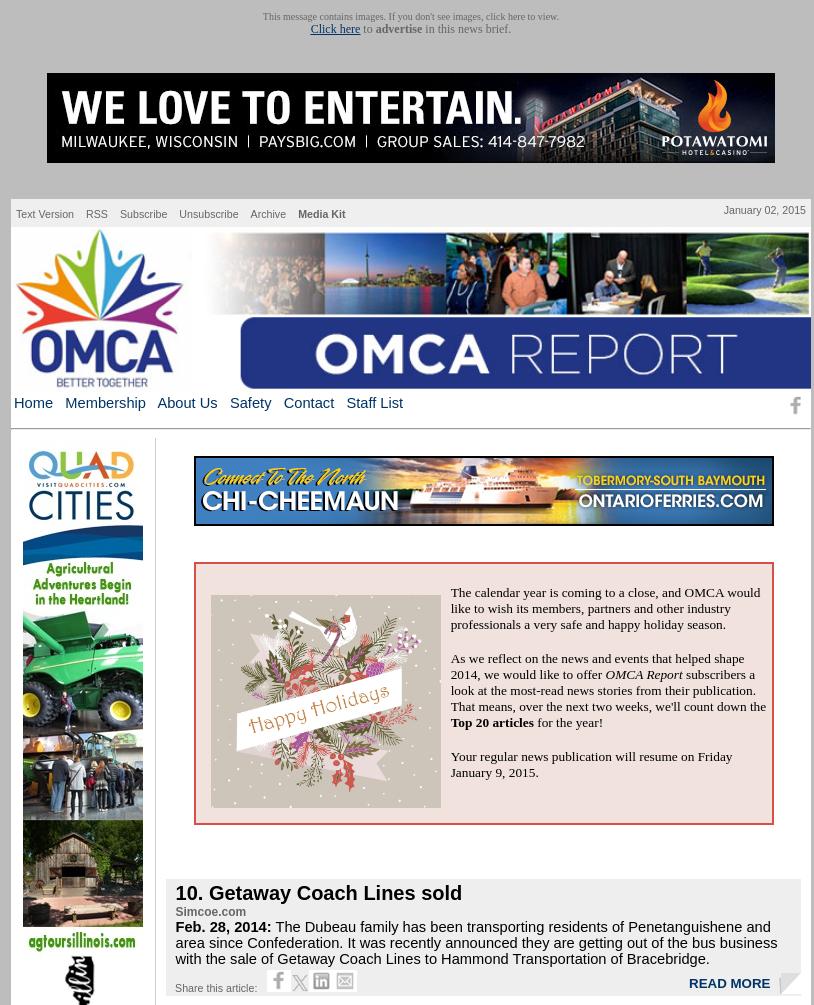 The image size is (814, 1005). I want to click on 'Unsubscribe', so click(177, 212).